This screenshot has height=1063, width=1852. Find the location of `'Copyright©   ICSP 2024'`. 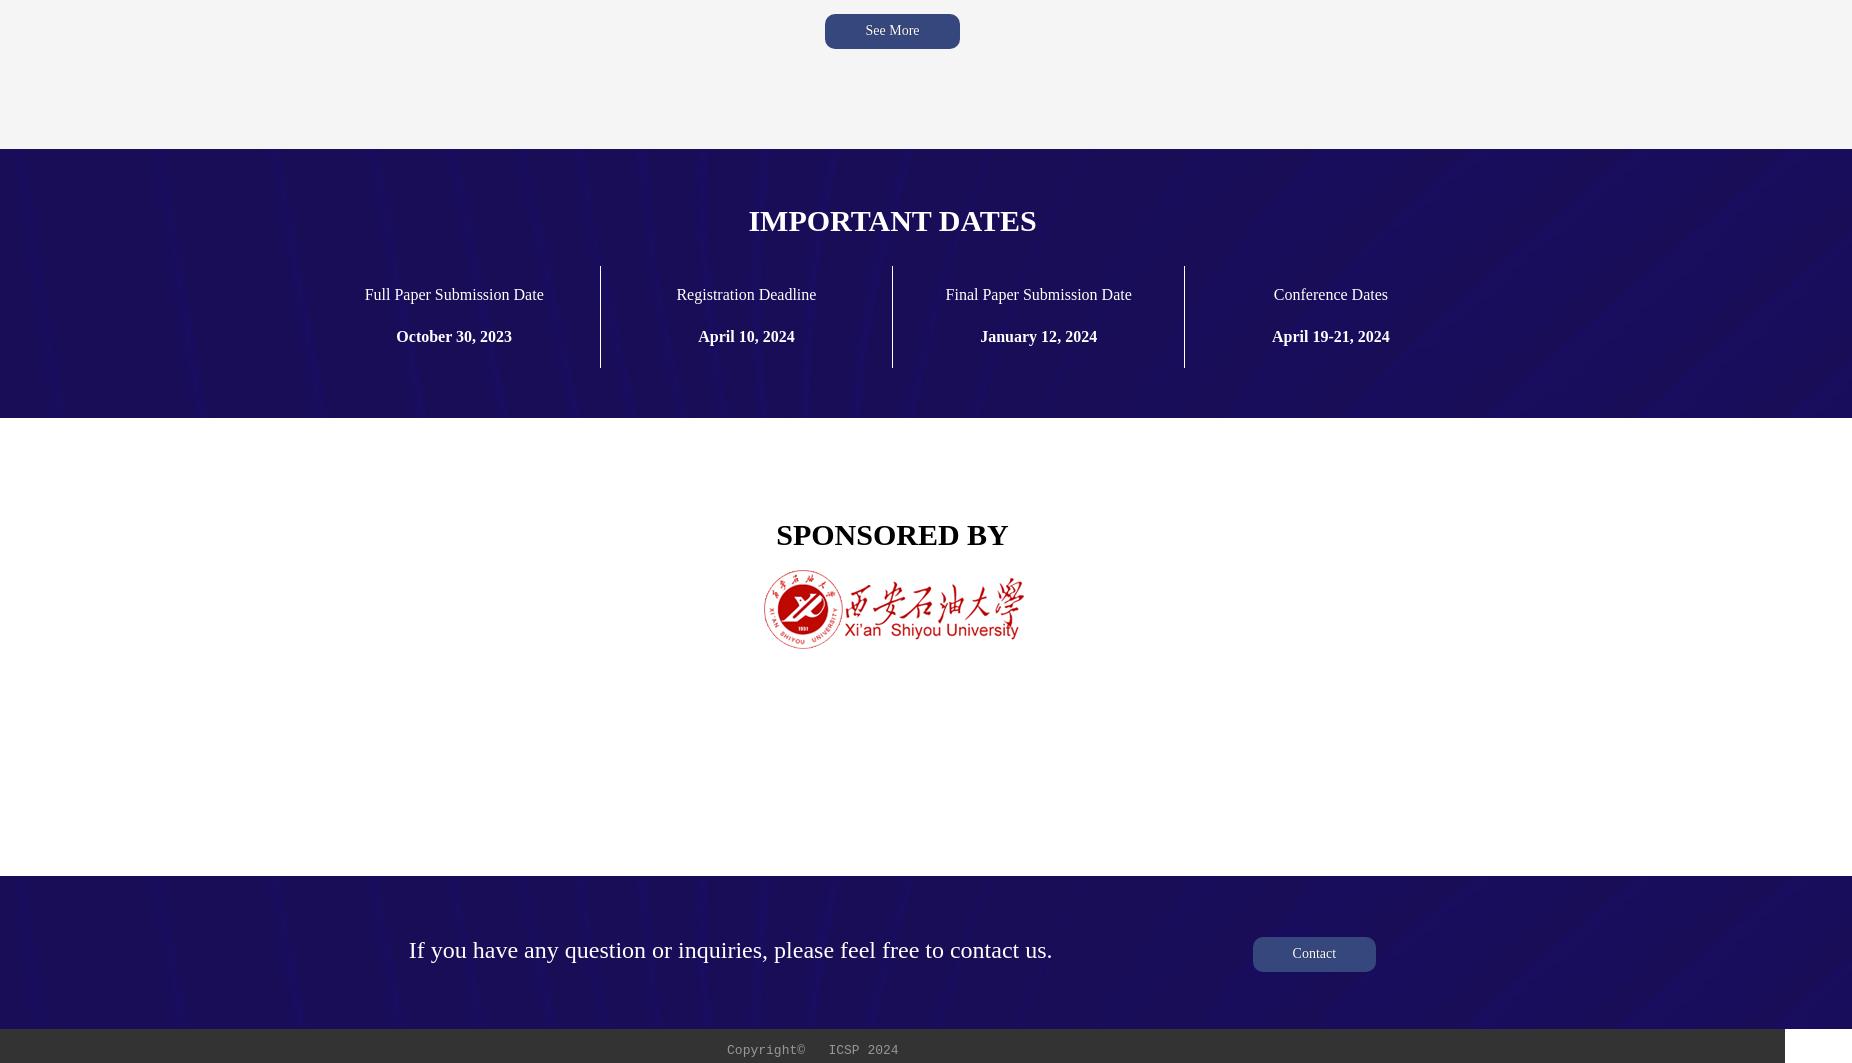

'Copyright©   ICSP 2024' is located at coordinates (812, 1048).